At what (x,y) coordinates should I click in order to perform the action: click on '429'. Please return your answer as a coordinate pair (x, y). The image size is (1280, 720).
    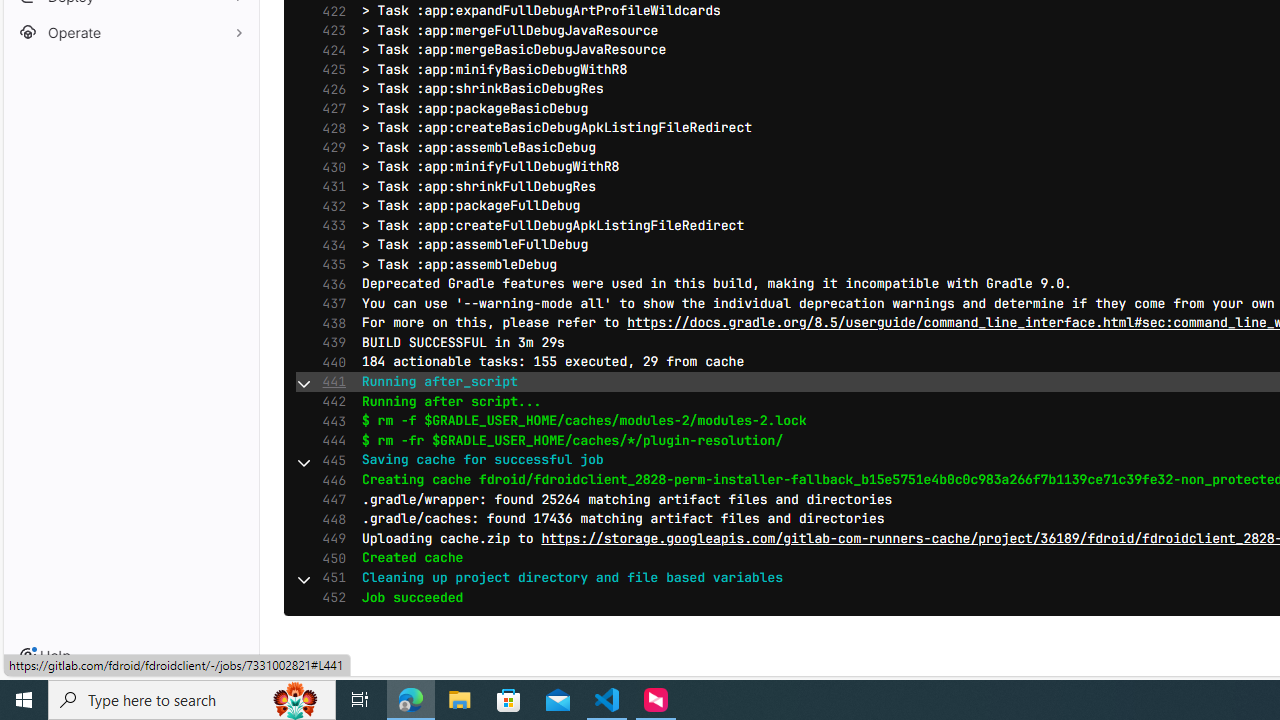
    Looking at the image, I should click on (329, 146).